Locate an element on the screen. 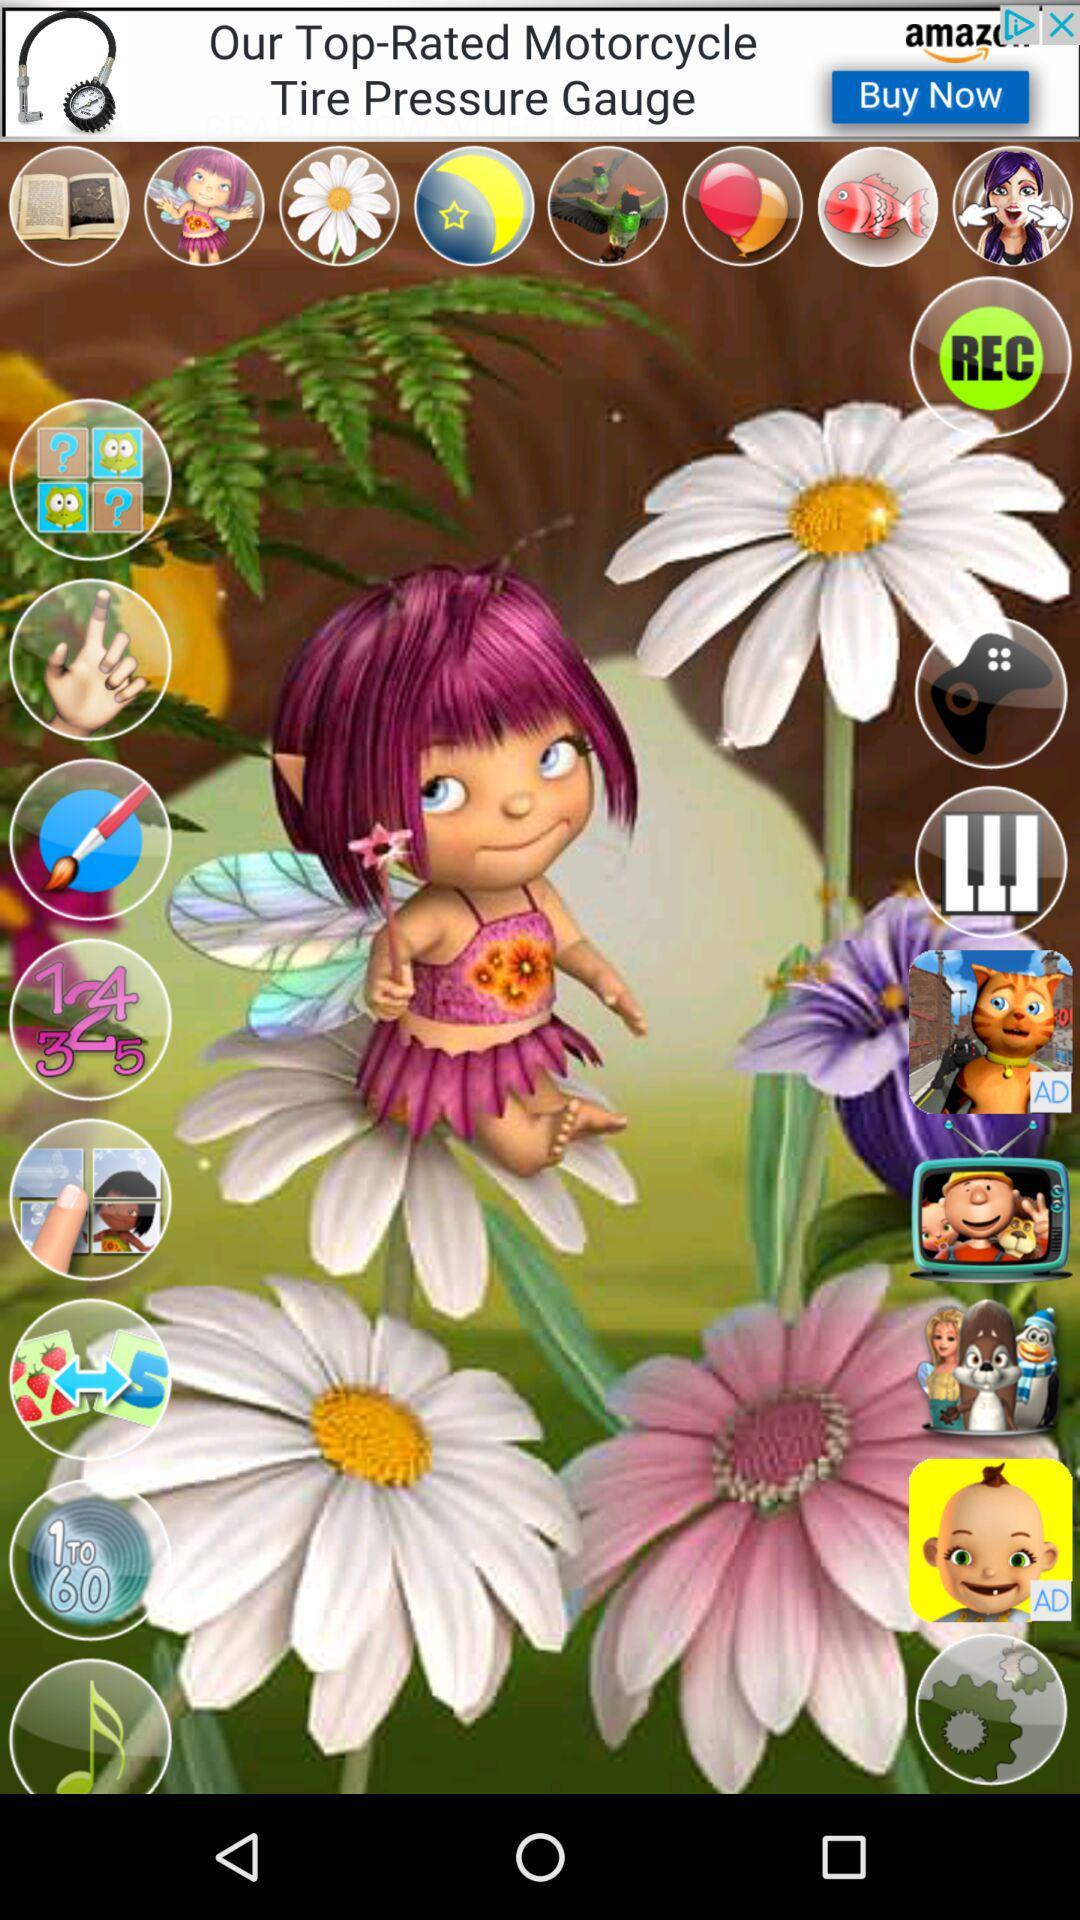  setup is located at coordinates (990, 1708).